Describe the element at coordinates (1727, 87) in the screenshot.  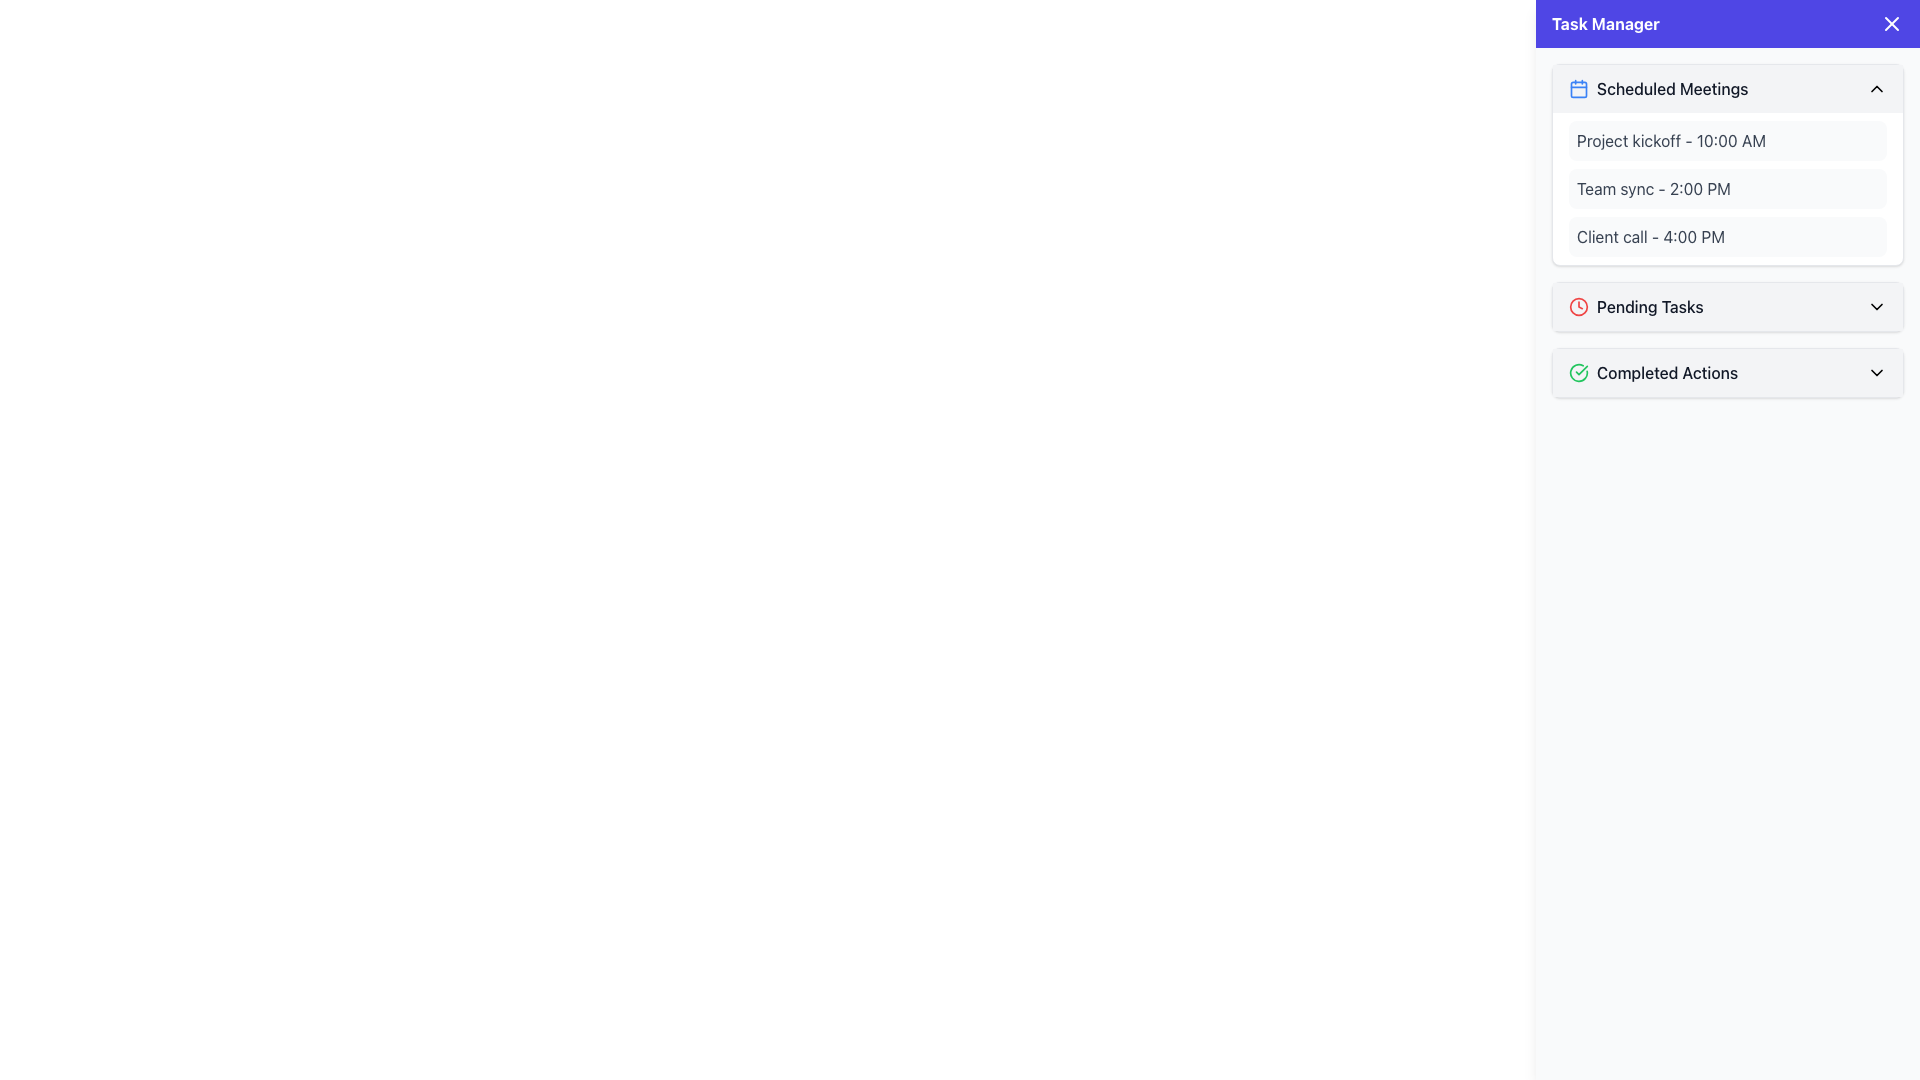
I see `the Toggle Header located at the top of the right-hand sidebar` at that location.